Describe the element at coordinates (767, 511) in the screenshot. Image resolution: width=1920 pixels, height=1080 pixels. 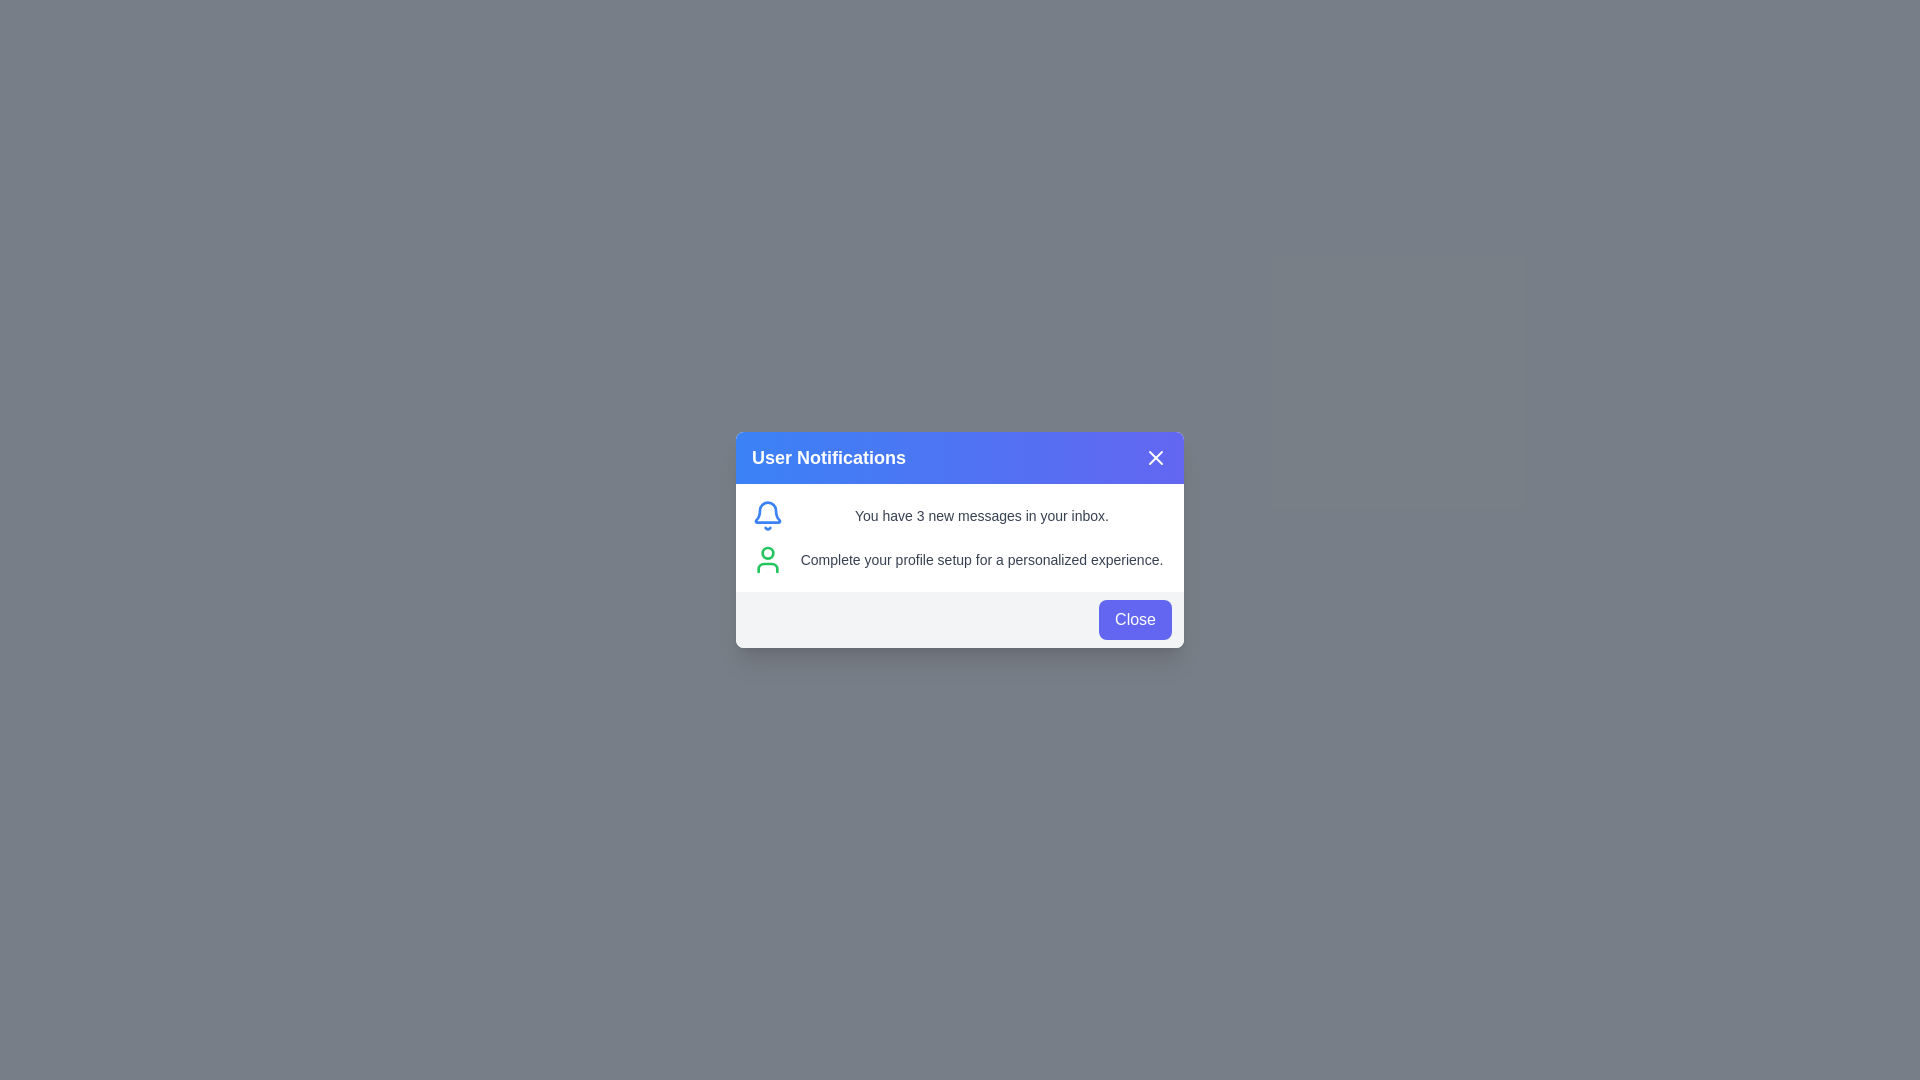
I see `the notification bell icon, which is an outlined bell shape with a blue stroke` at that location.